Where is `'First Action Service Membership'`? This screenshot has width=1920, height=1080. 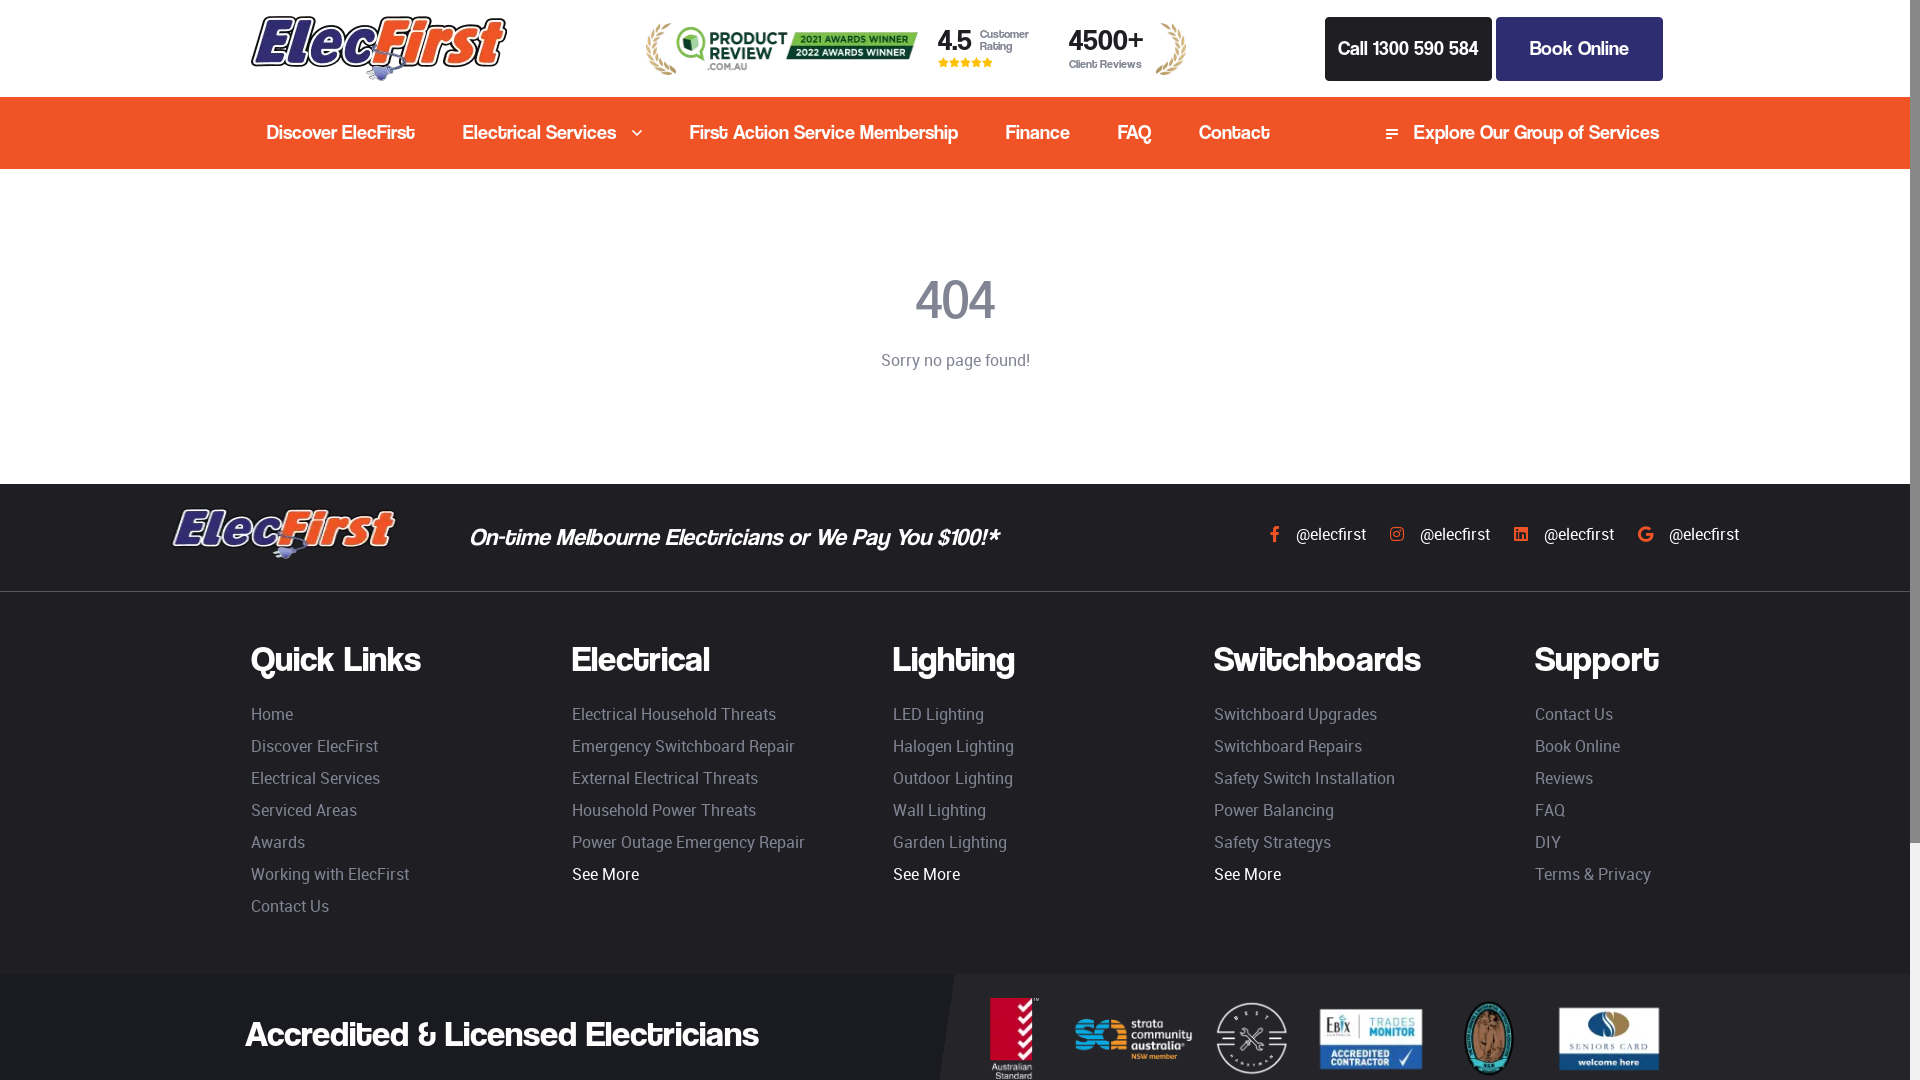
'First Action Service Membership' is located at coordinates (824, 132).